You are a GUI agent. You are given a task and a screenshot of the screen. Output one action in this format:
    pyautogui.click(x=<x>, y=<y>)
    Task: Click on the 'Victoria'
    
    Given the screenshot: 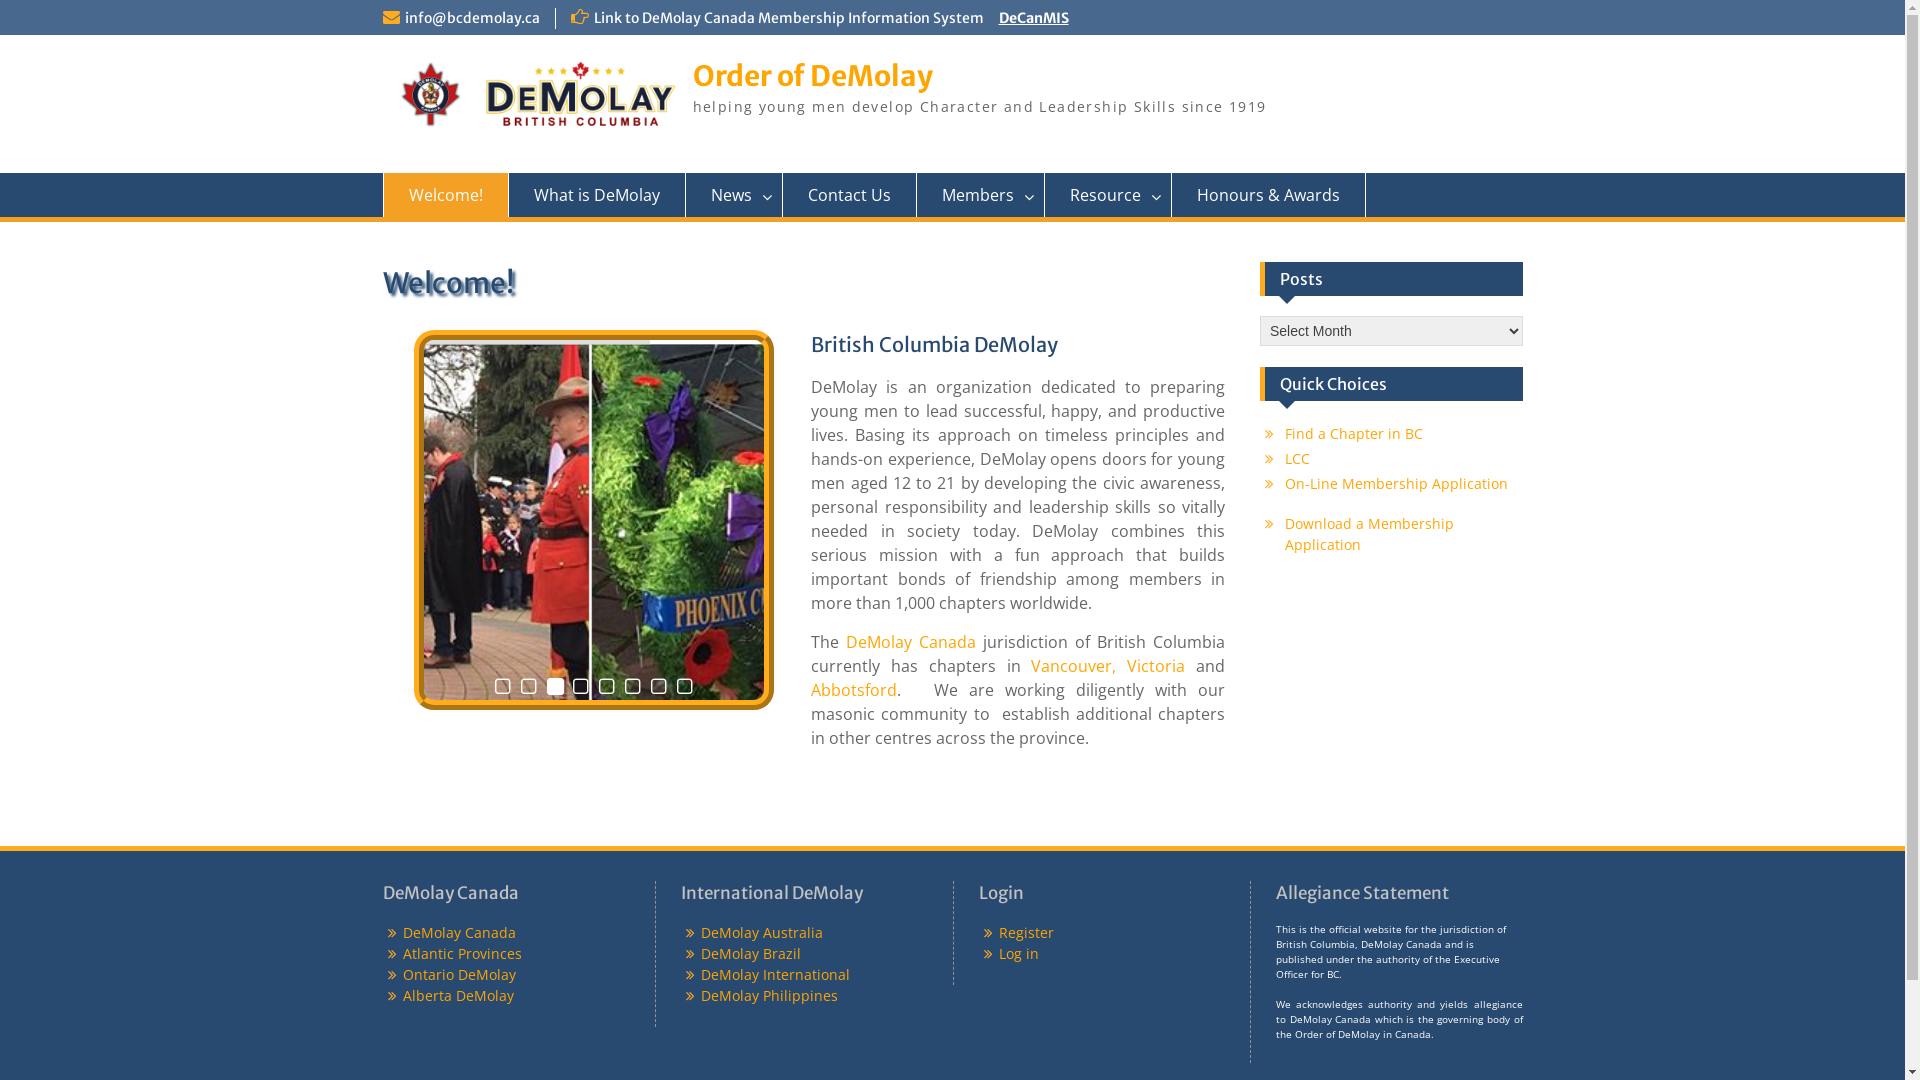 What is the action you would take?
    pyautogui.click(x=1156, y=666)
    